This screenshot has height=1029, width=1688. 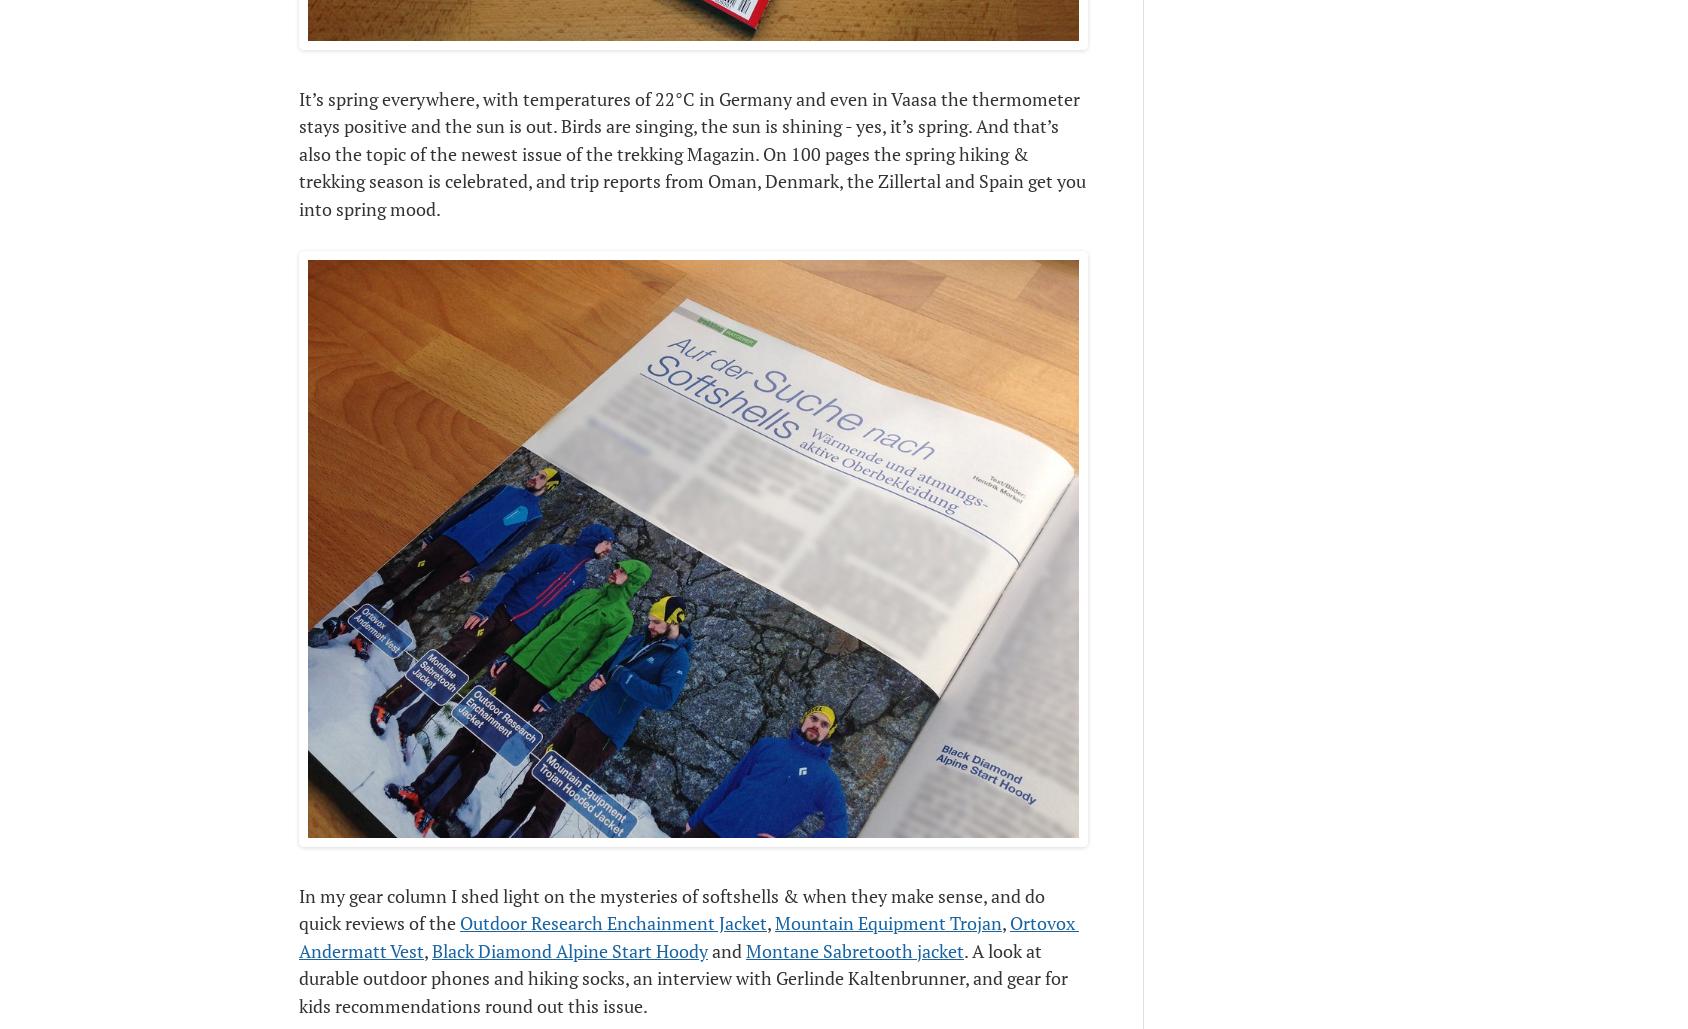 I want to click on 'In my gear column I shed light on the mysteries of softshells & when they make sense, and do quick reviews of the', so click(x=670, y=909).